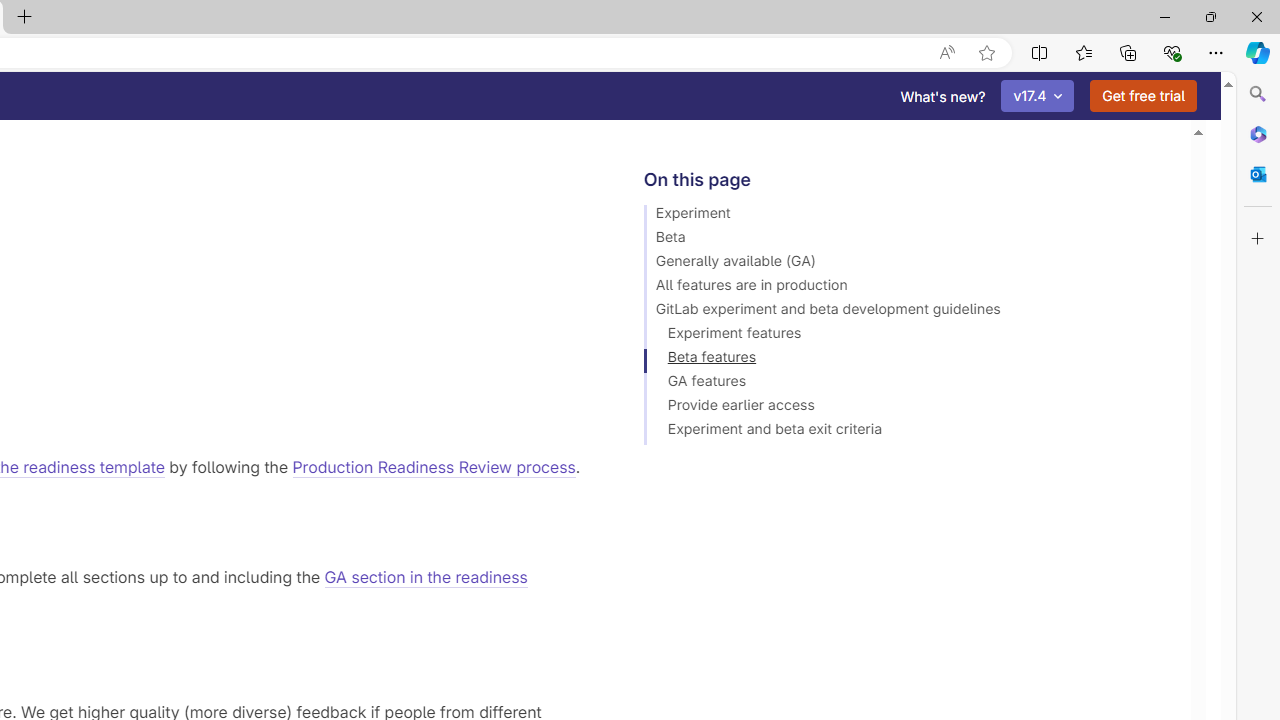  I want to click on 'Get free trial', so click(1143, 96).